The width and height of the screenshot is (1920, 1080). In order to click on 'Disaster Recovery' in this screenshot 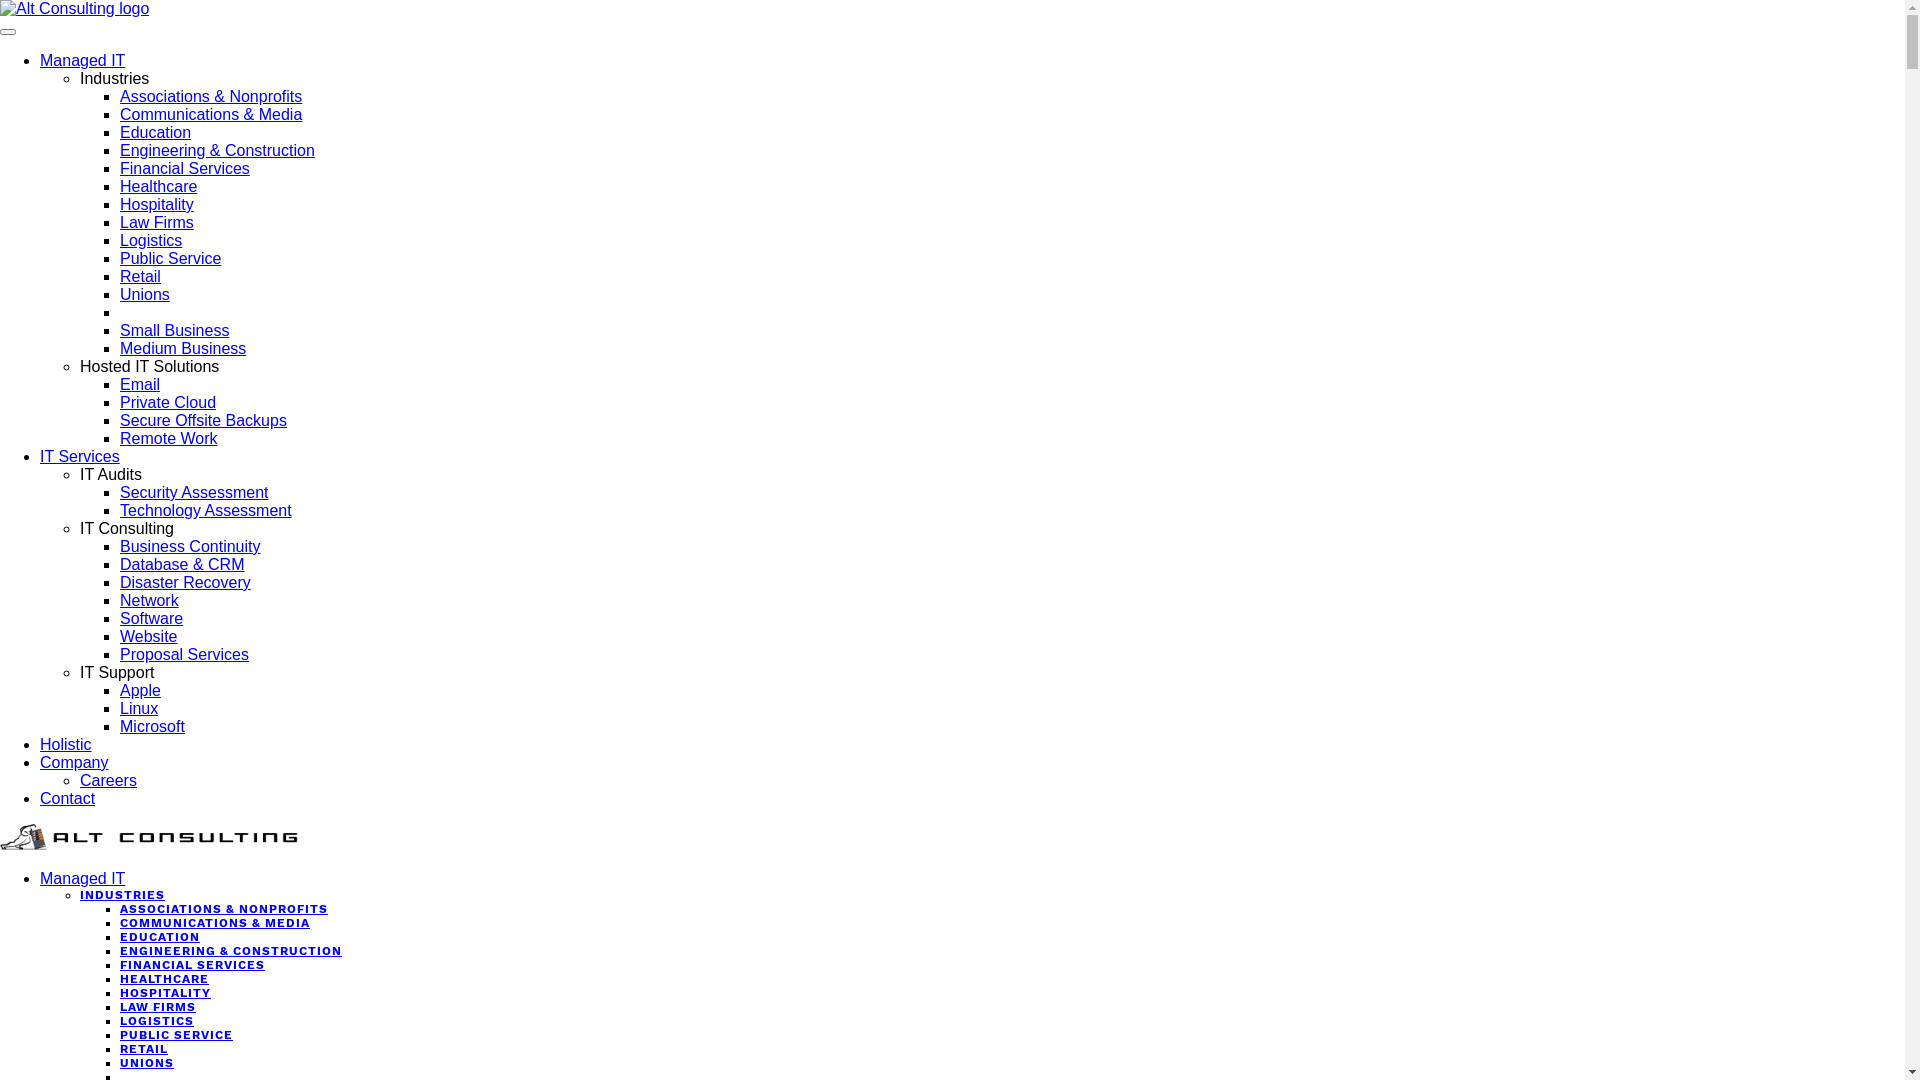, I will do `click(119, 582)`.